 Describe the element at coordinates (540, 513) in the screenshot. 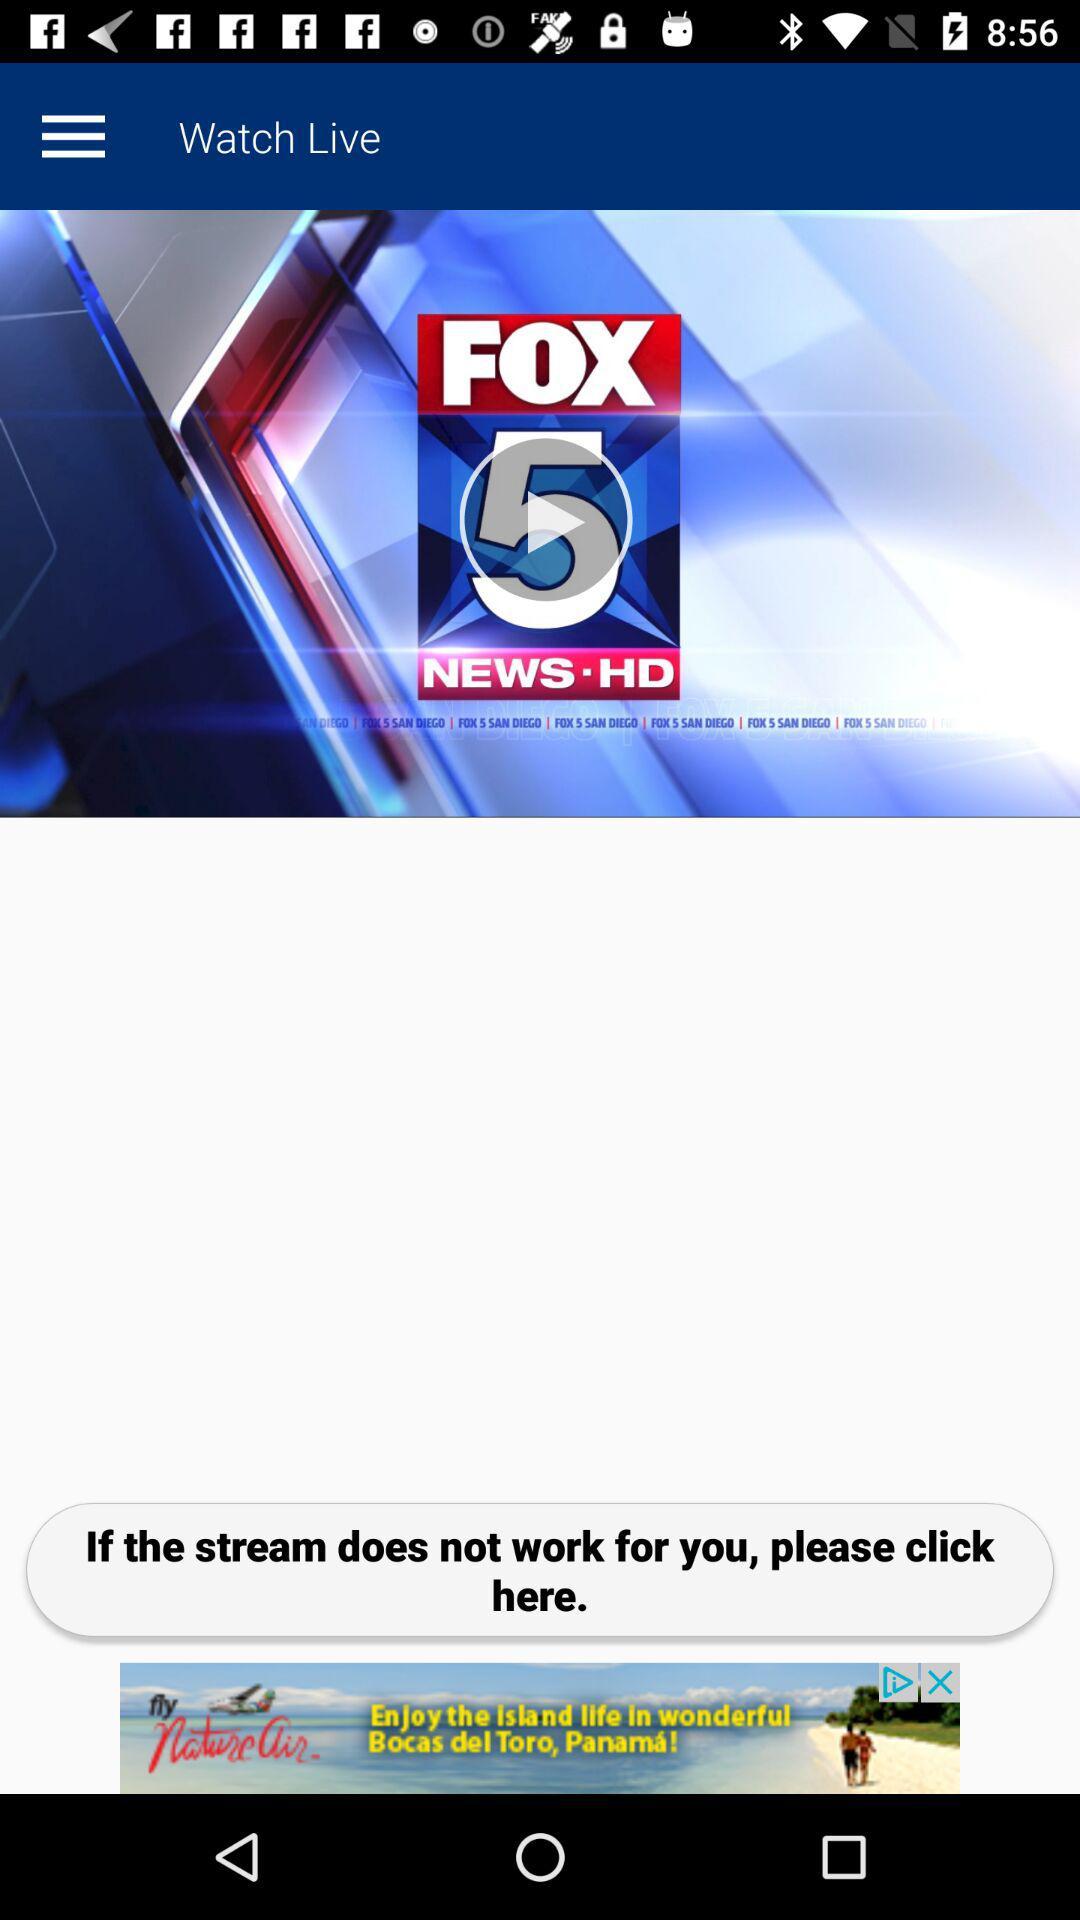

I see `play` at that location.